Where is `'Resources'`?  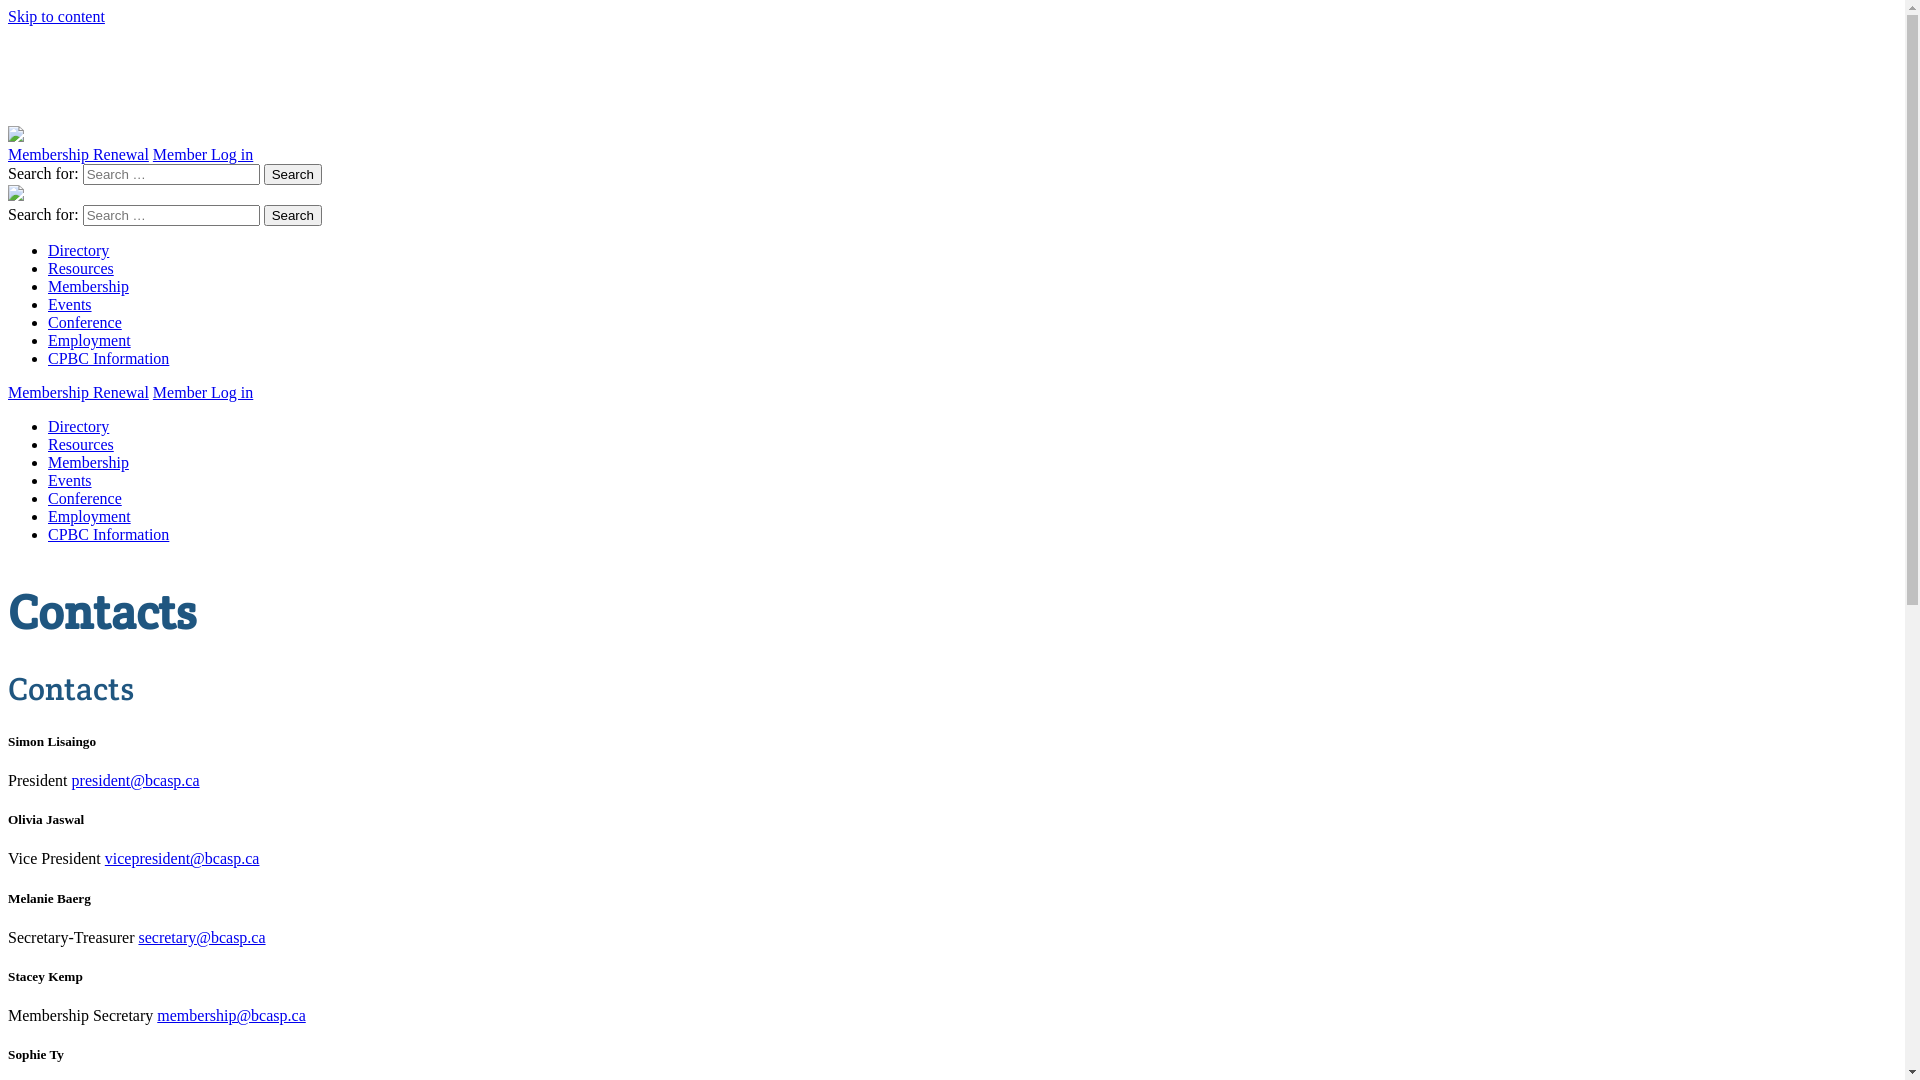 'Resources' is located at coordinates (80, 267).